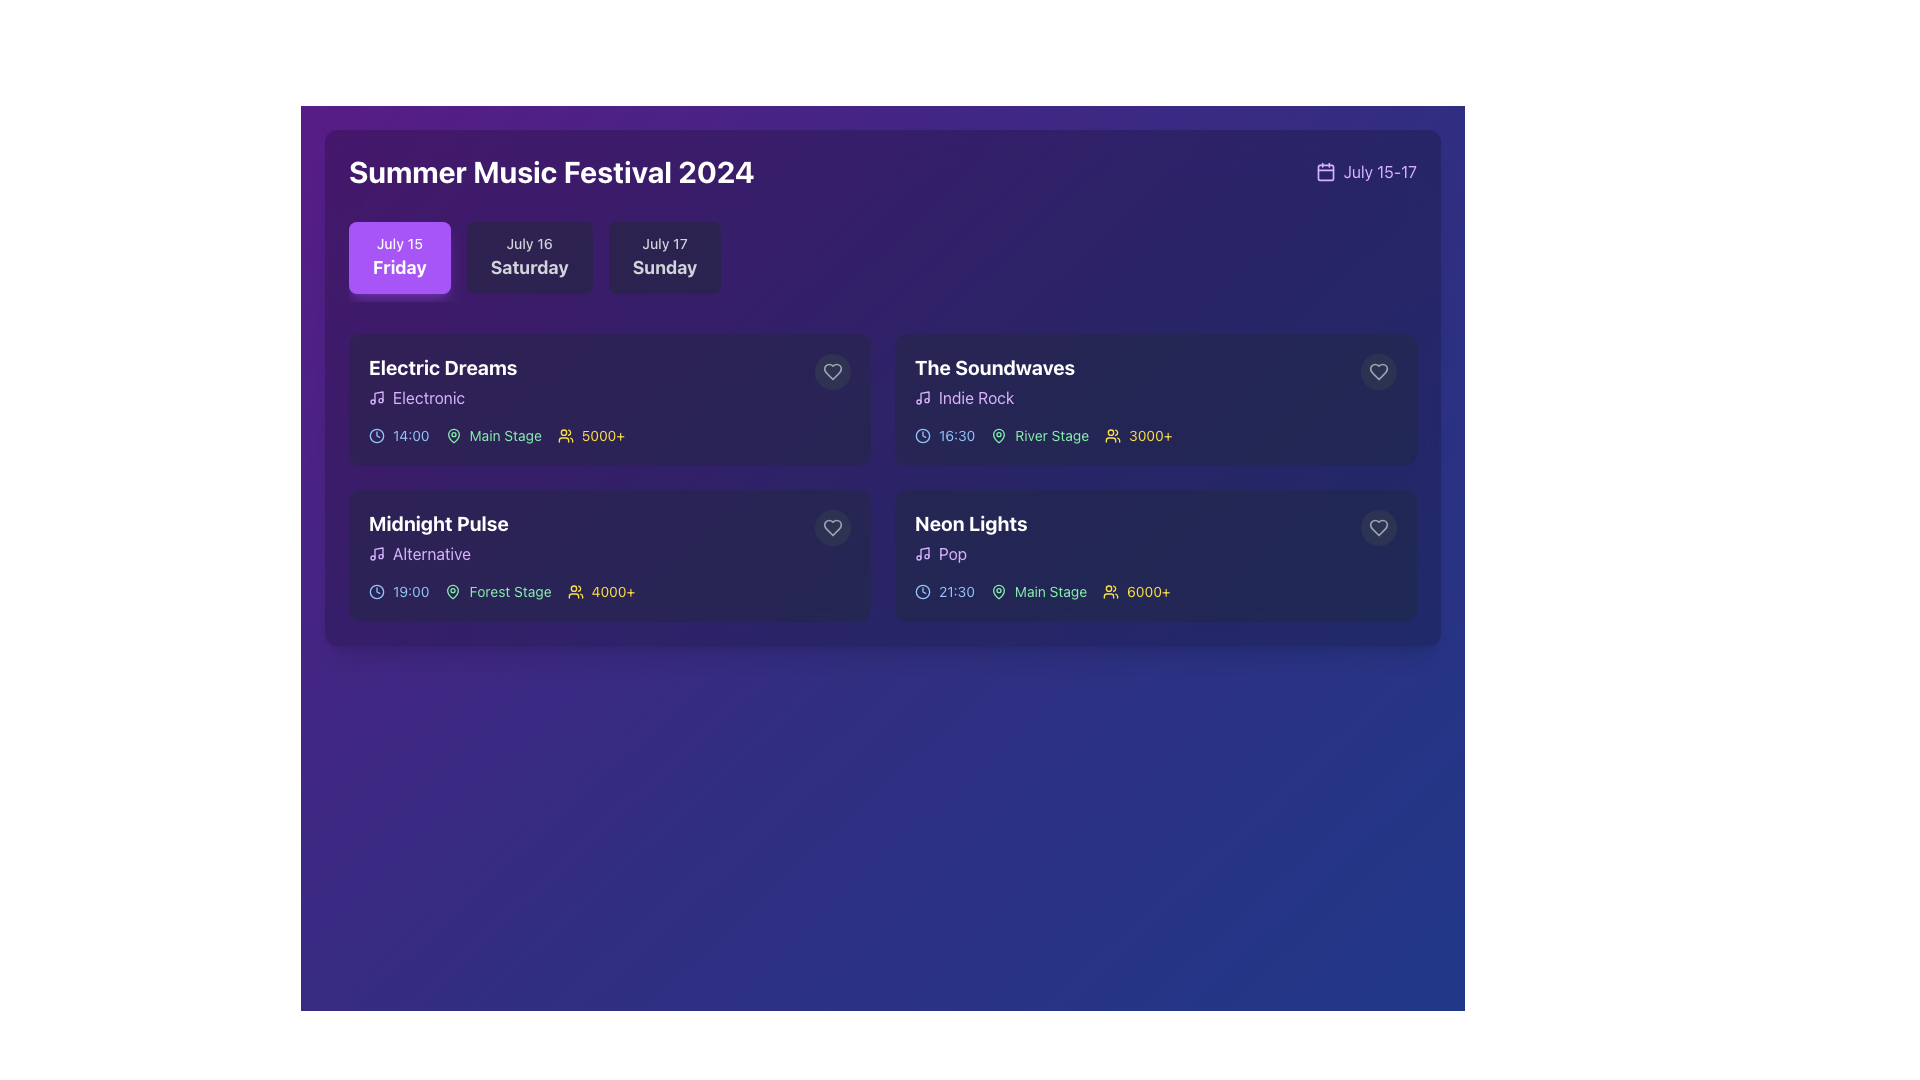 The image size is (1920, 1080). Describe the element at coordinates (1156, 434) in the screenshot. I see `information presented in the informative row displaying event details, including scheduled time, venue, and expected audience count, located in the fourth card titled 'The Soundwaves'` at that location.